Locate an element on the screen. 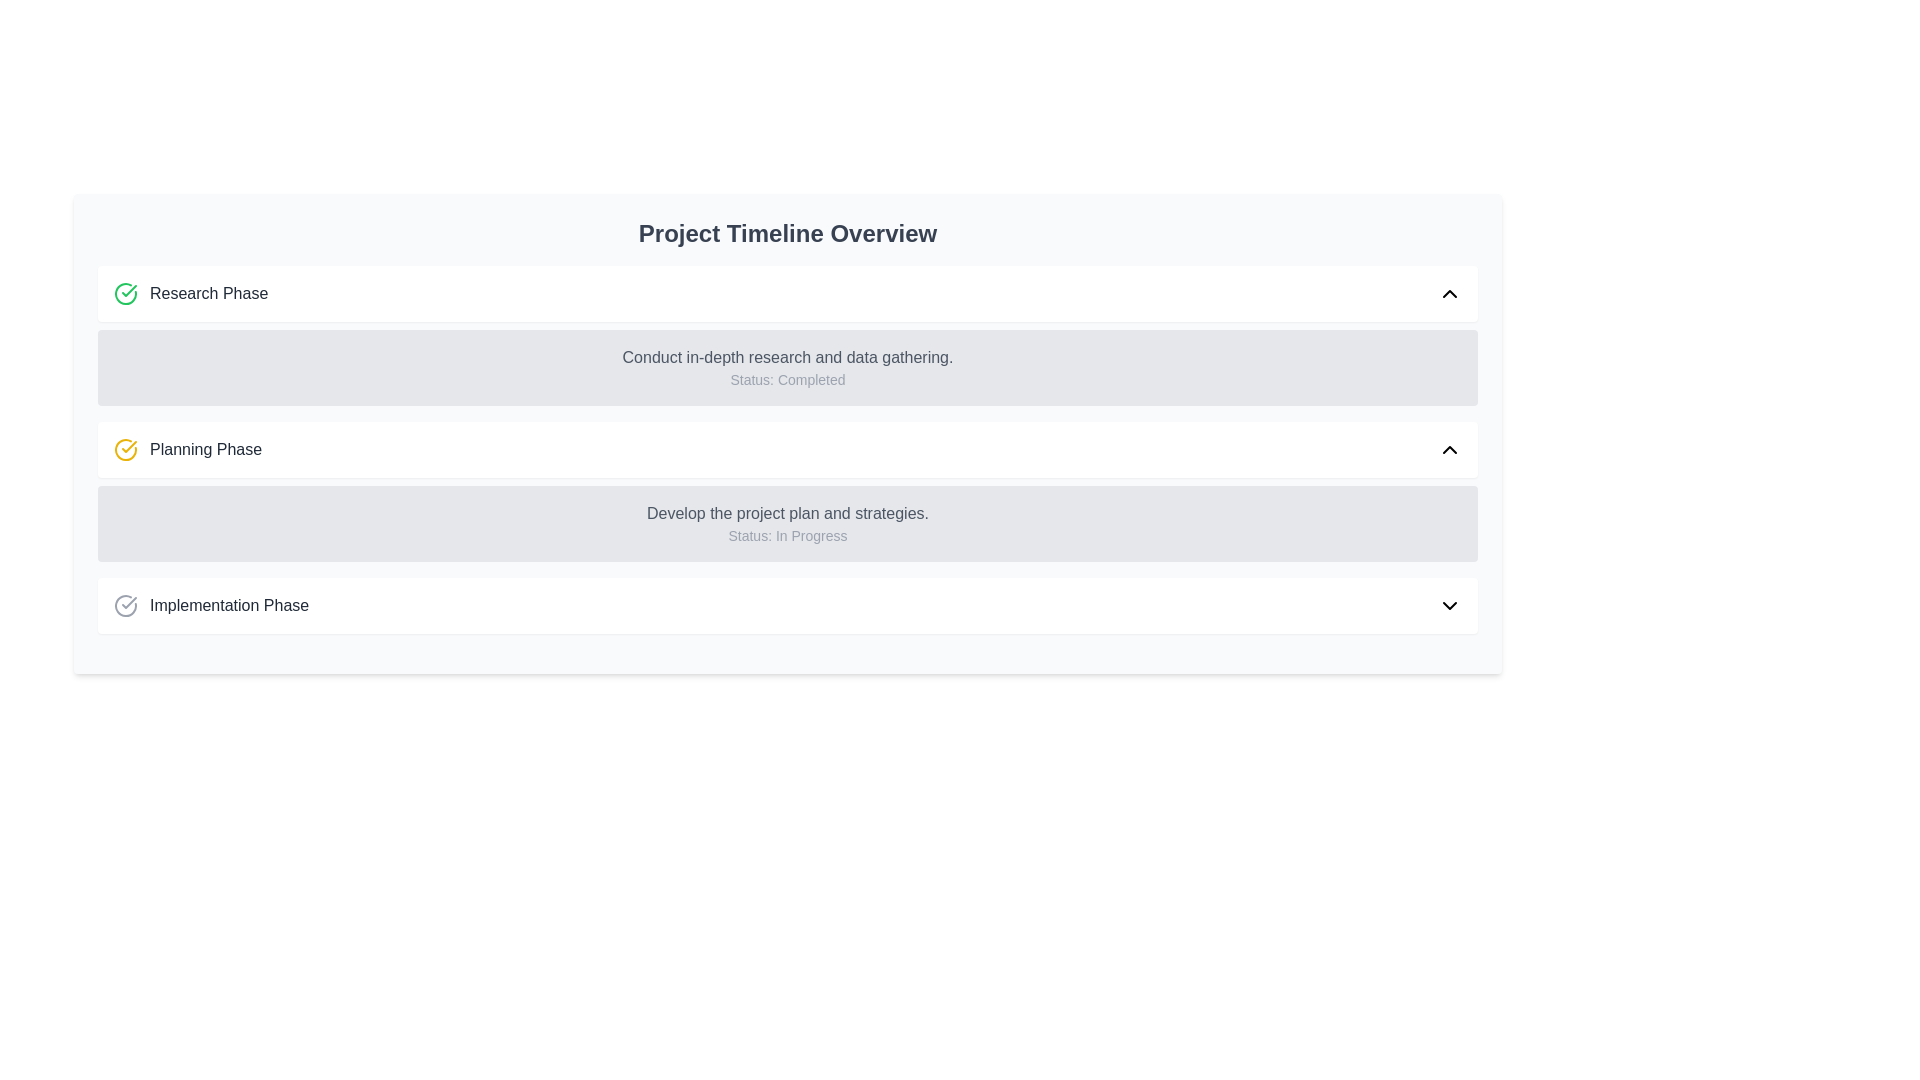 Image resolution: width=1920 pixels, height=1080 pixels. the static text label reading 'Research Phase' which is styled in a medium-weight gray font and positioned to the right of a green circular checkmark icon is located at coordinates (209, 293).